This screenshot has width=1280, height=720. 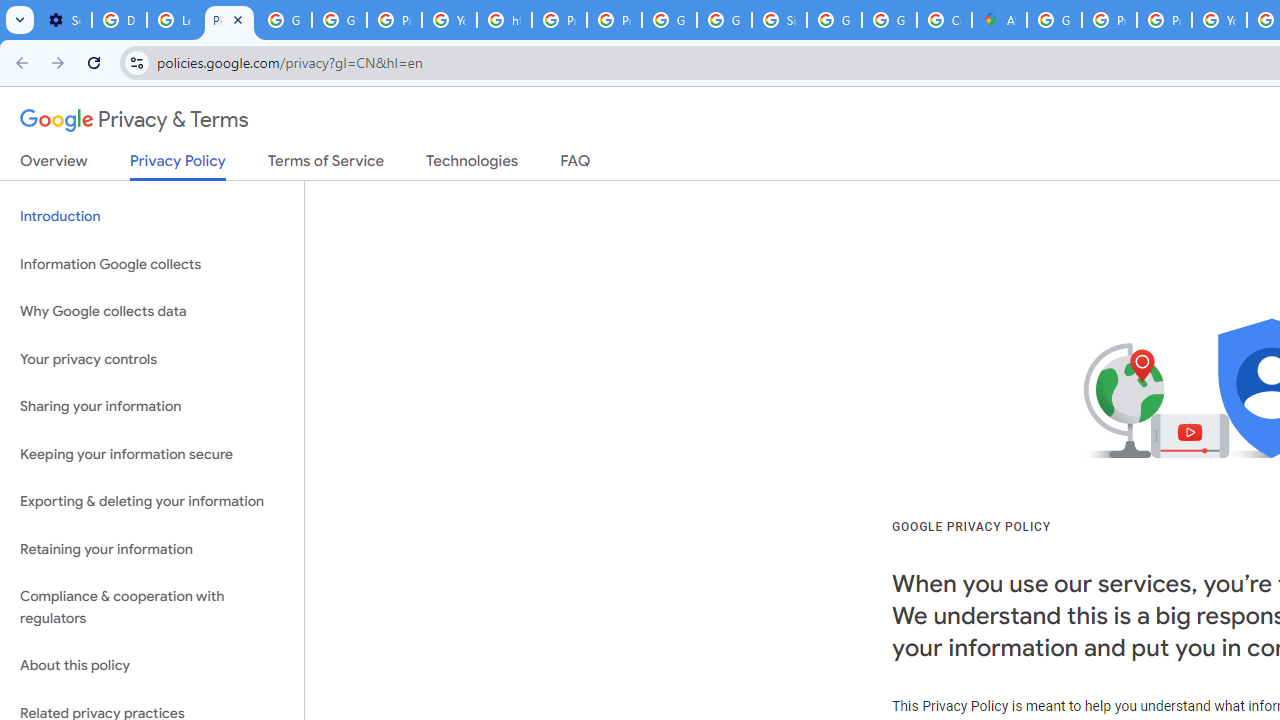 I want to click on 'YouTube', so click(x=448, y=20).